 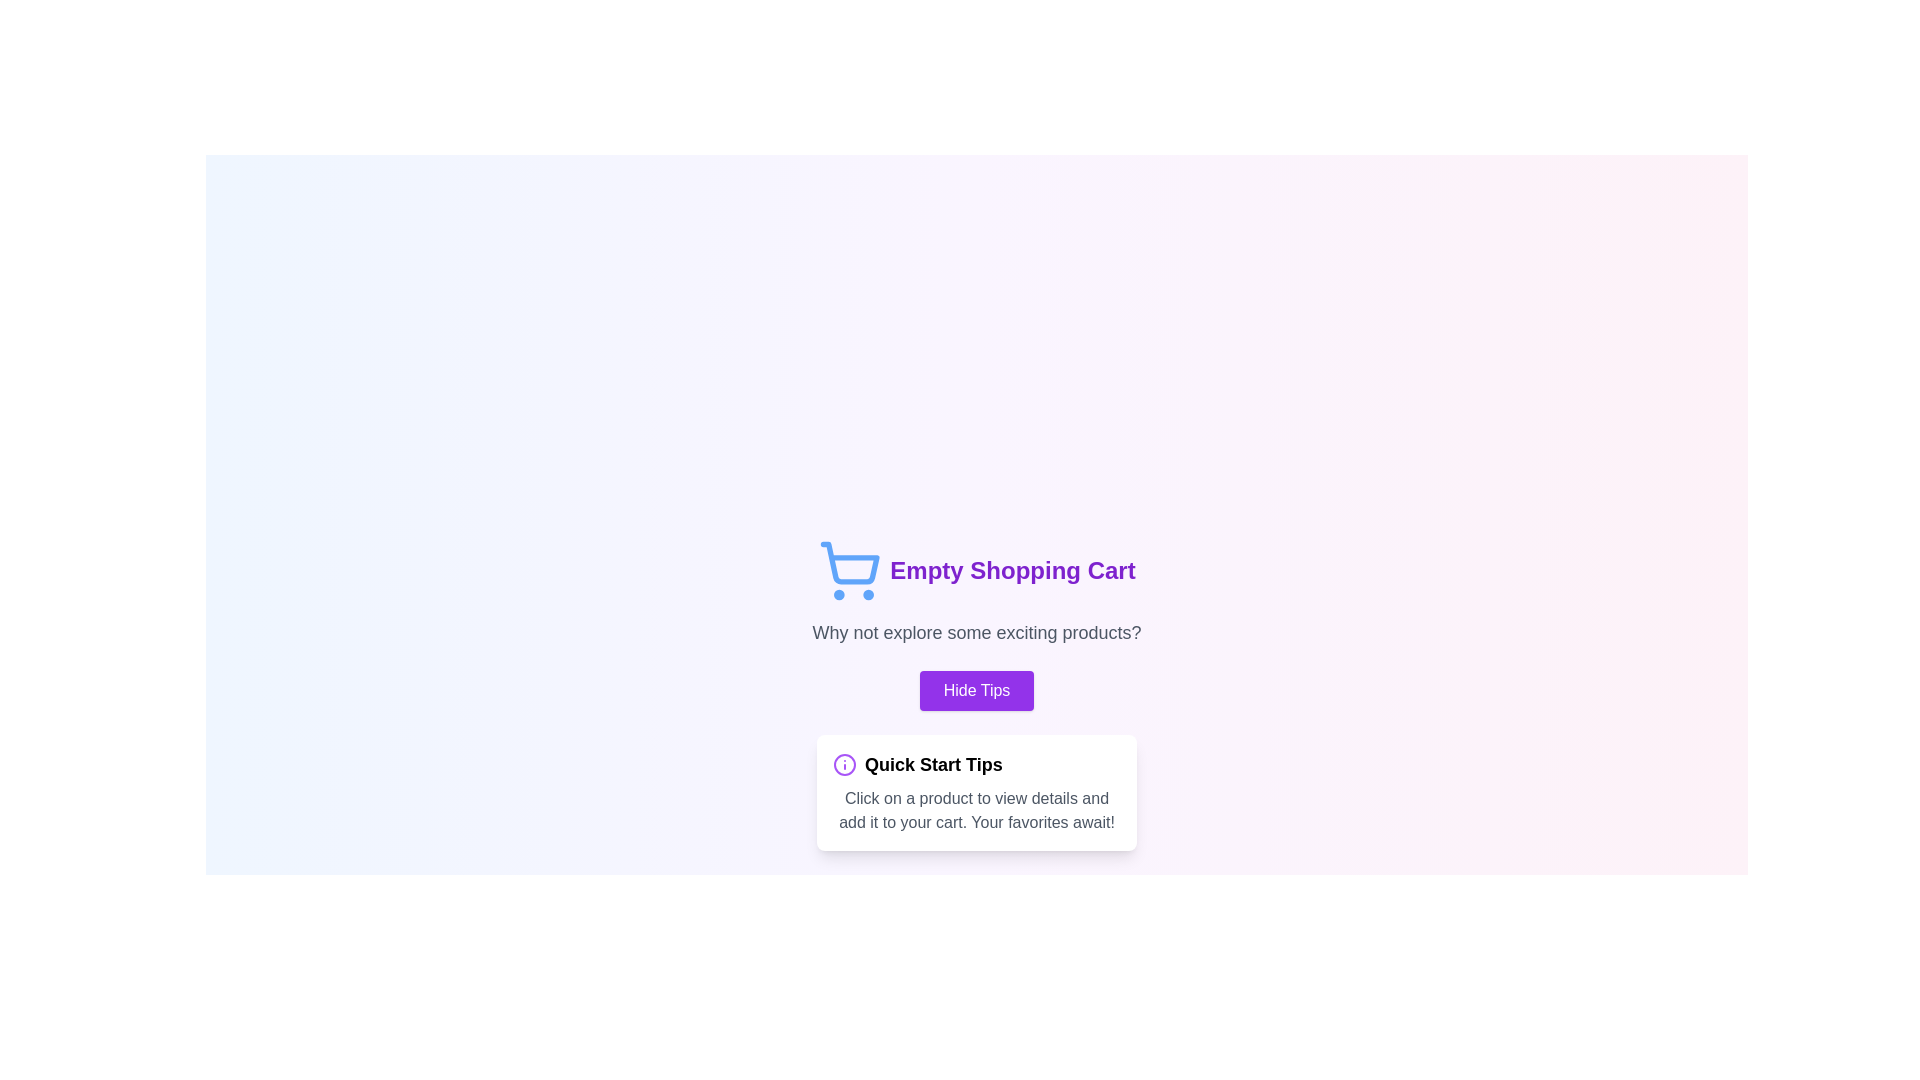 I want to click on the informational text element located below the 'Empty Shopping Cart' heading and above the 'Hide Tips' button, so click(x=976, y=632).